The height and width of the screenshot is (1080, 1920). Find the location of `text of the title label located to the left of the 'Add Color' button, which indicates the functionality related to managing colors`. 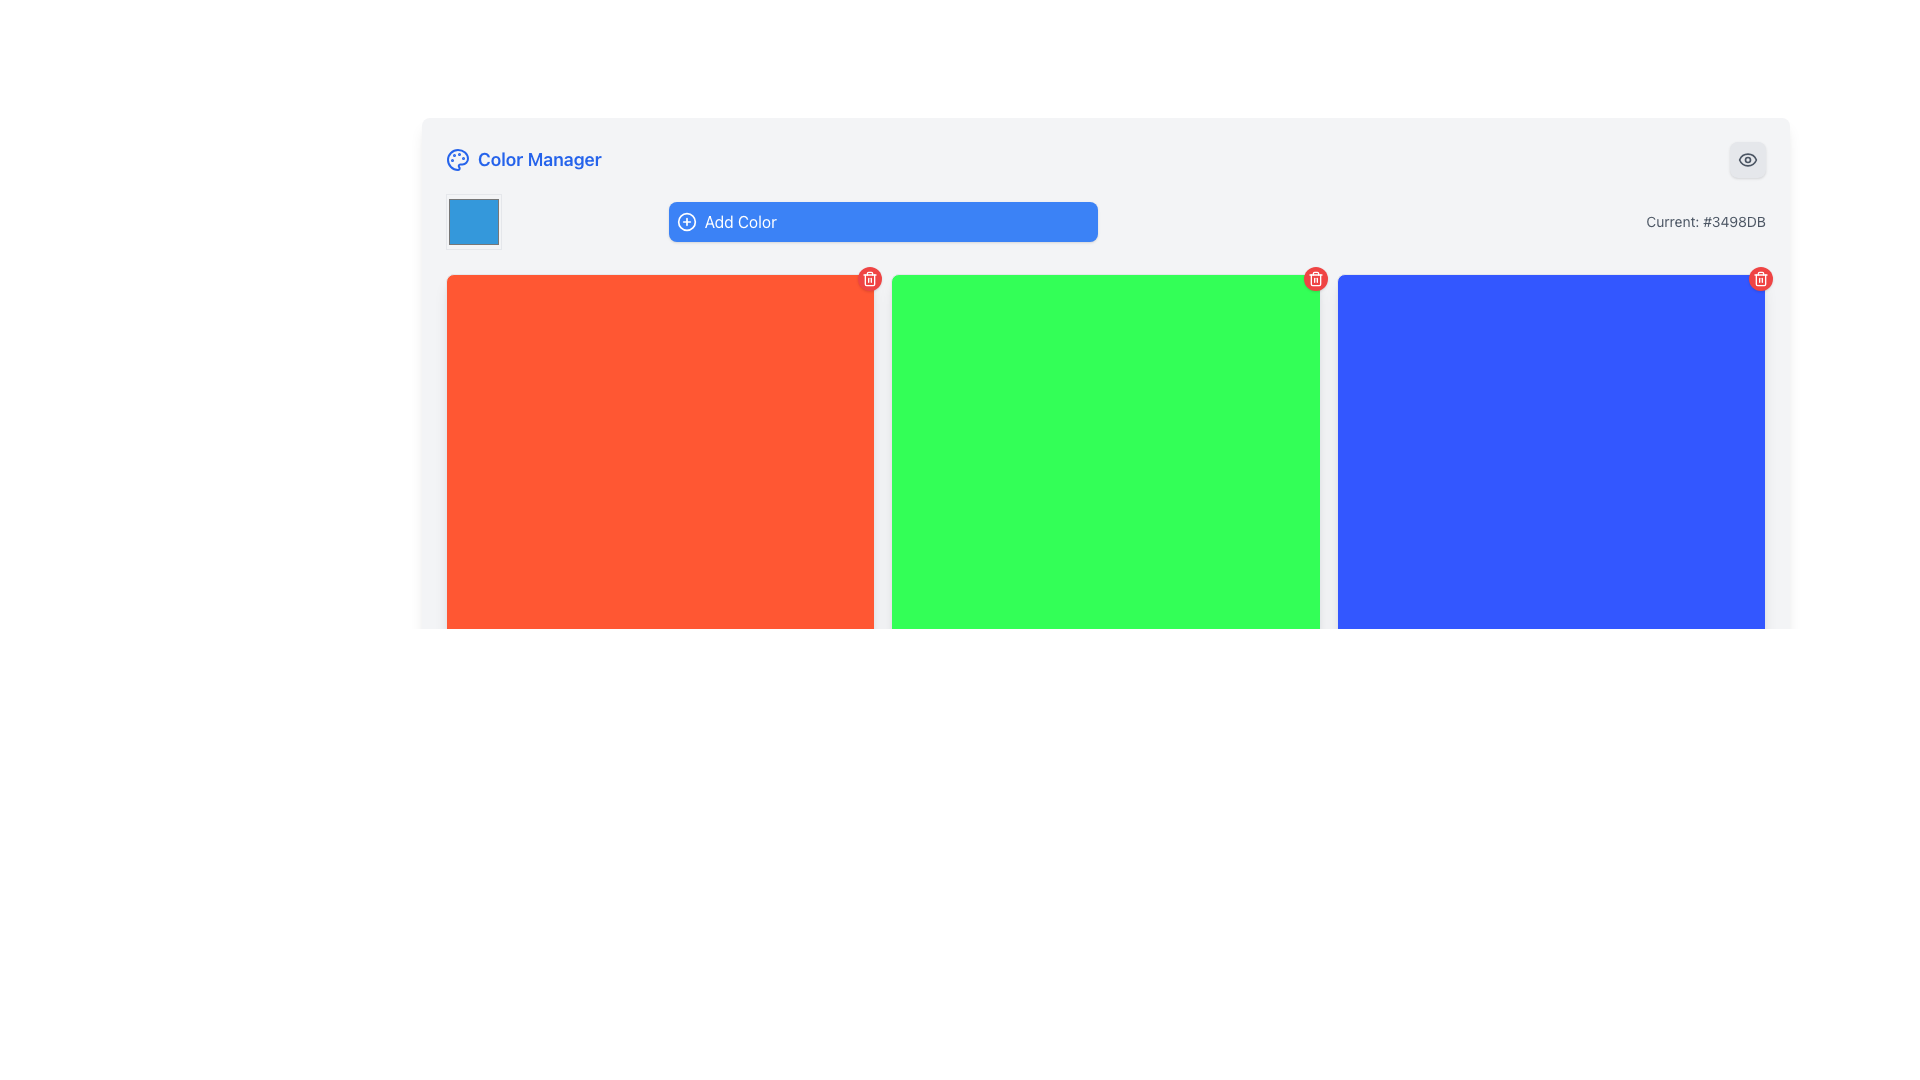

text of the title label located to the left of the 'Add Color' button, which indicates the functionality related to managing colors is located at coordinates (523, 158).